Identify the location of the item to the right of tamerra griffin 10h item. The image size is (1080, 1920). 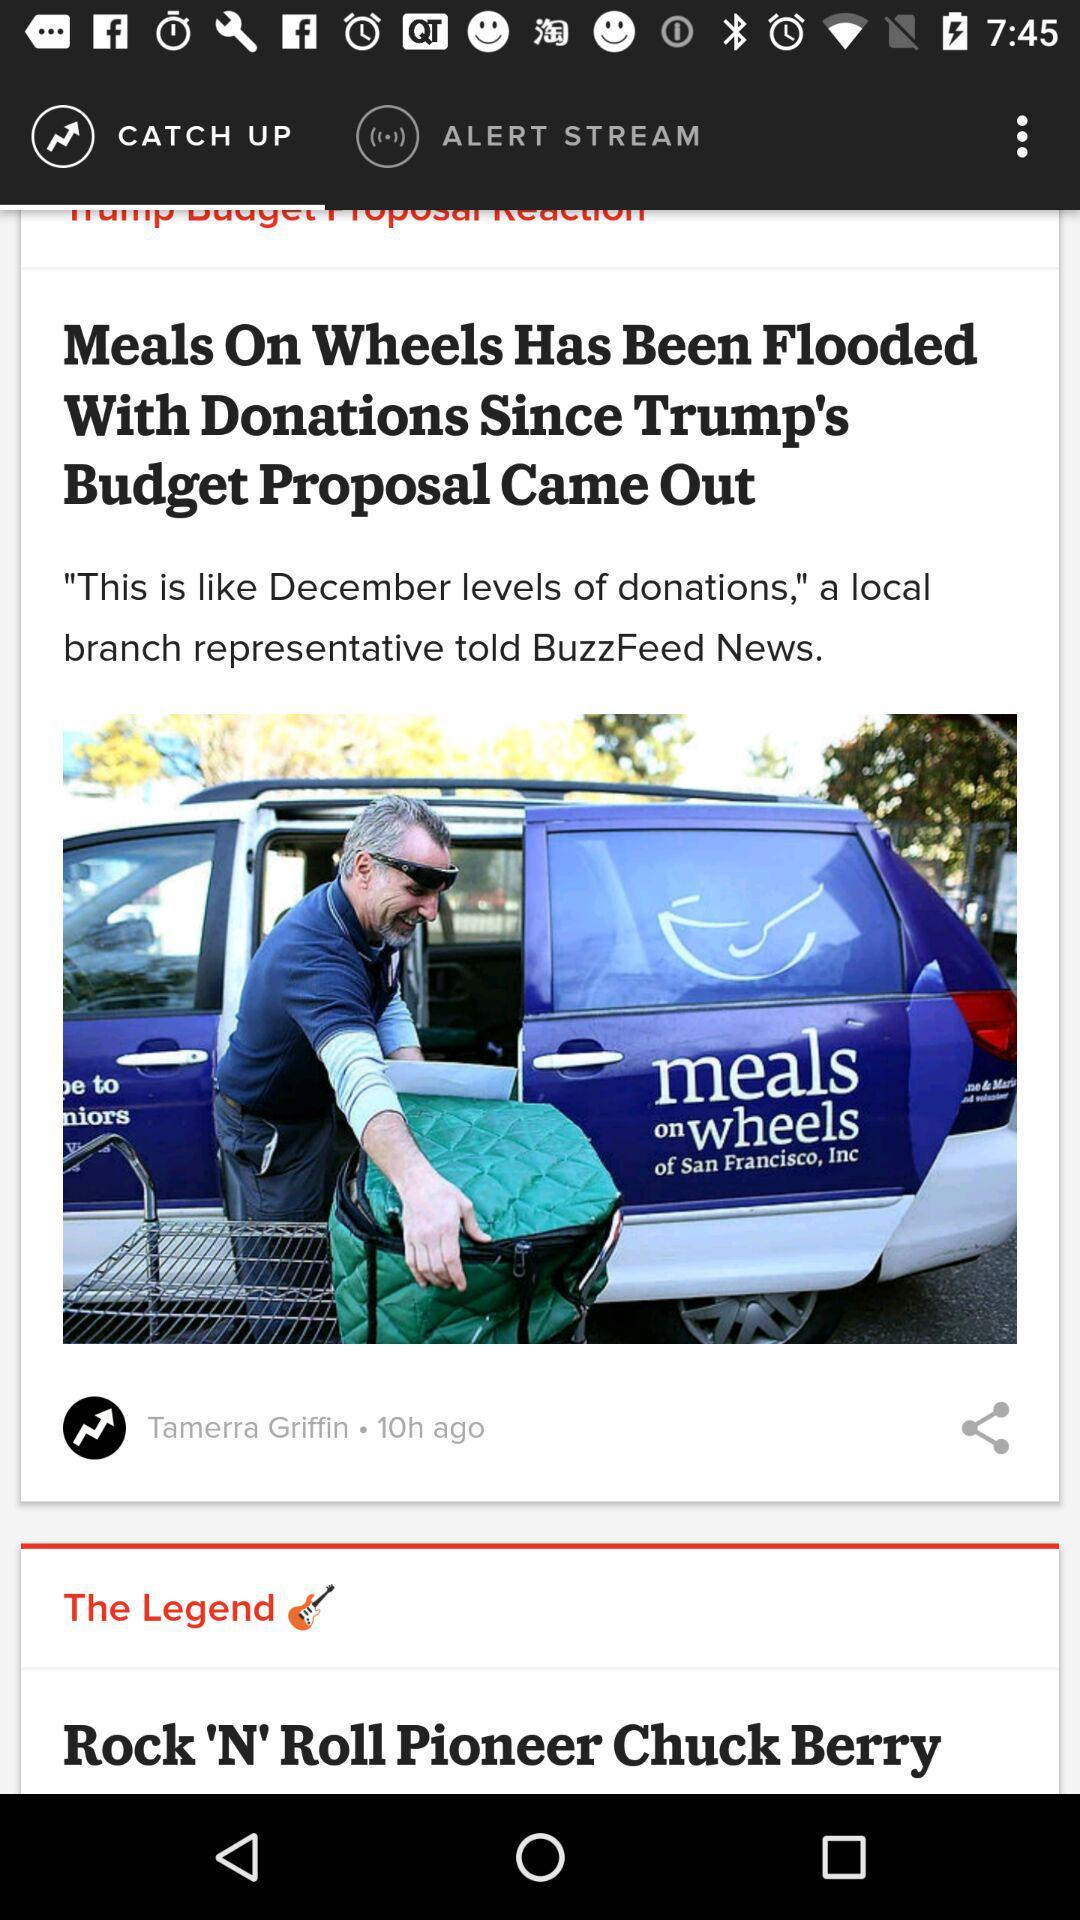
(984, 1427).